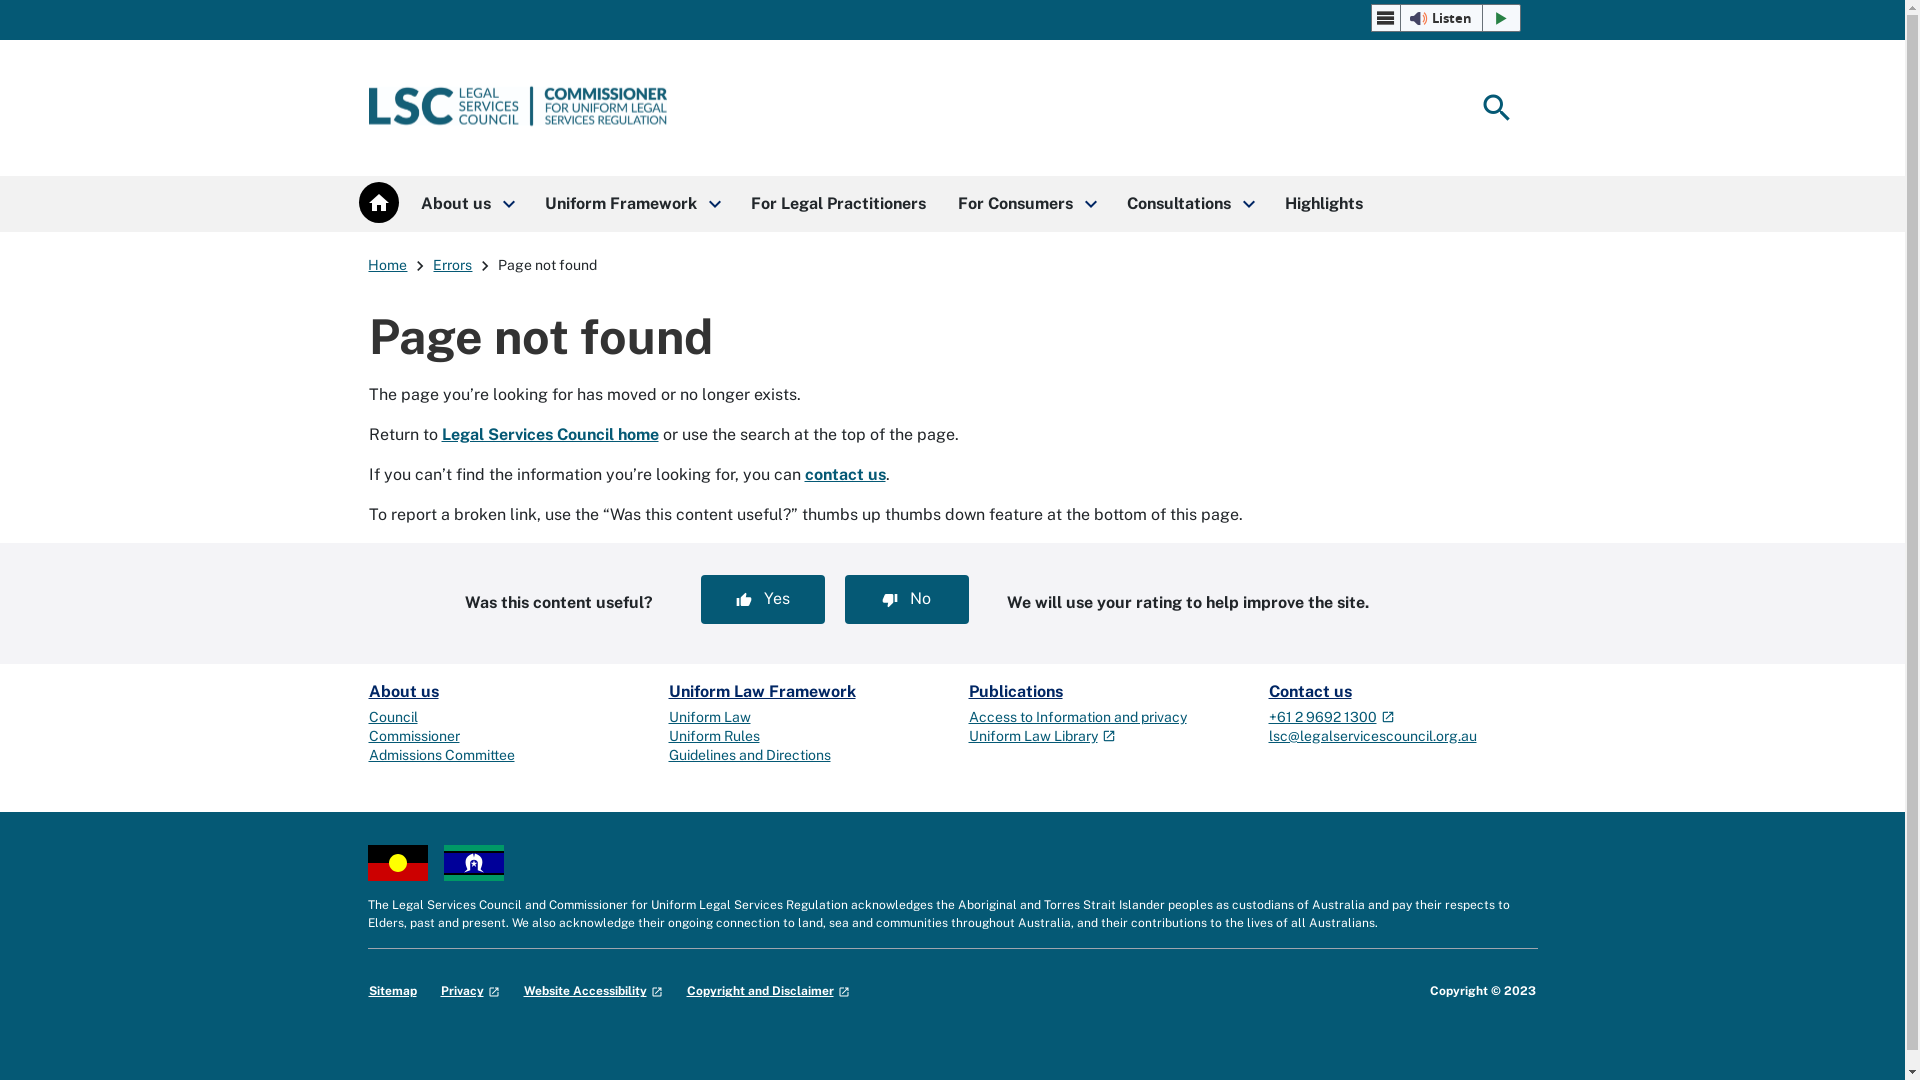 The image size is (1920, 1080). Describe the element at coordinates (402, 690) in the screenshot. I see `'About us'` at that location.